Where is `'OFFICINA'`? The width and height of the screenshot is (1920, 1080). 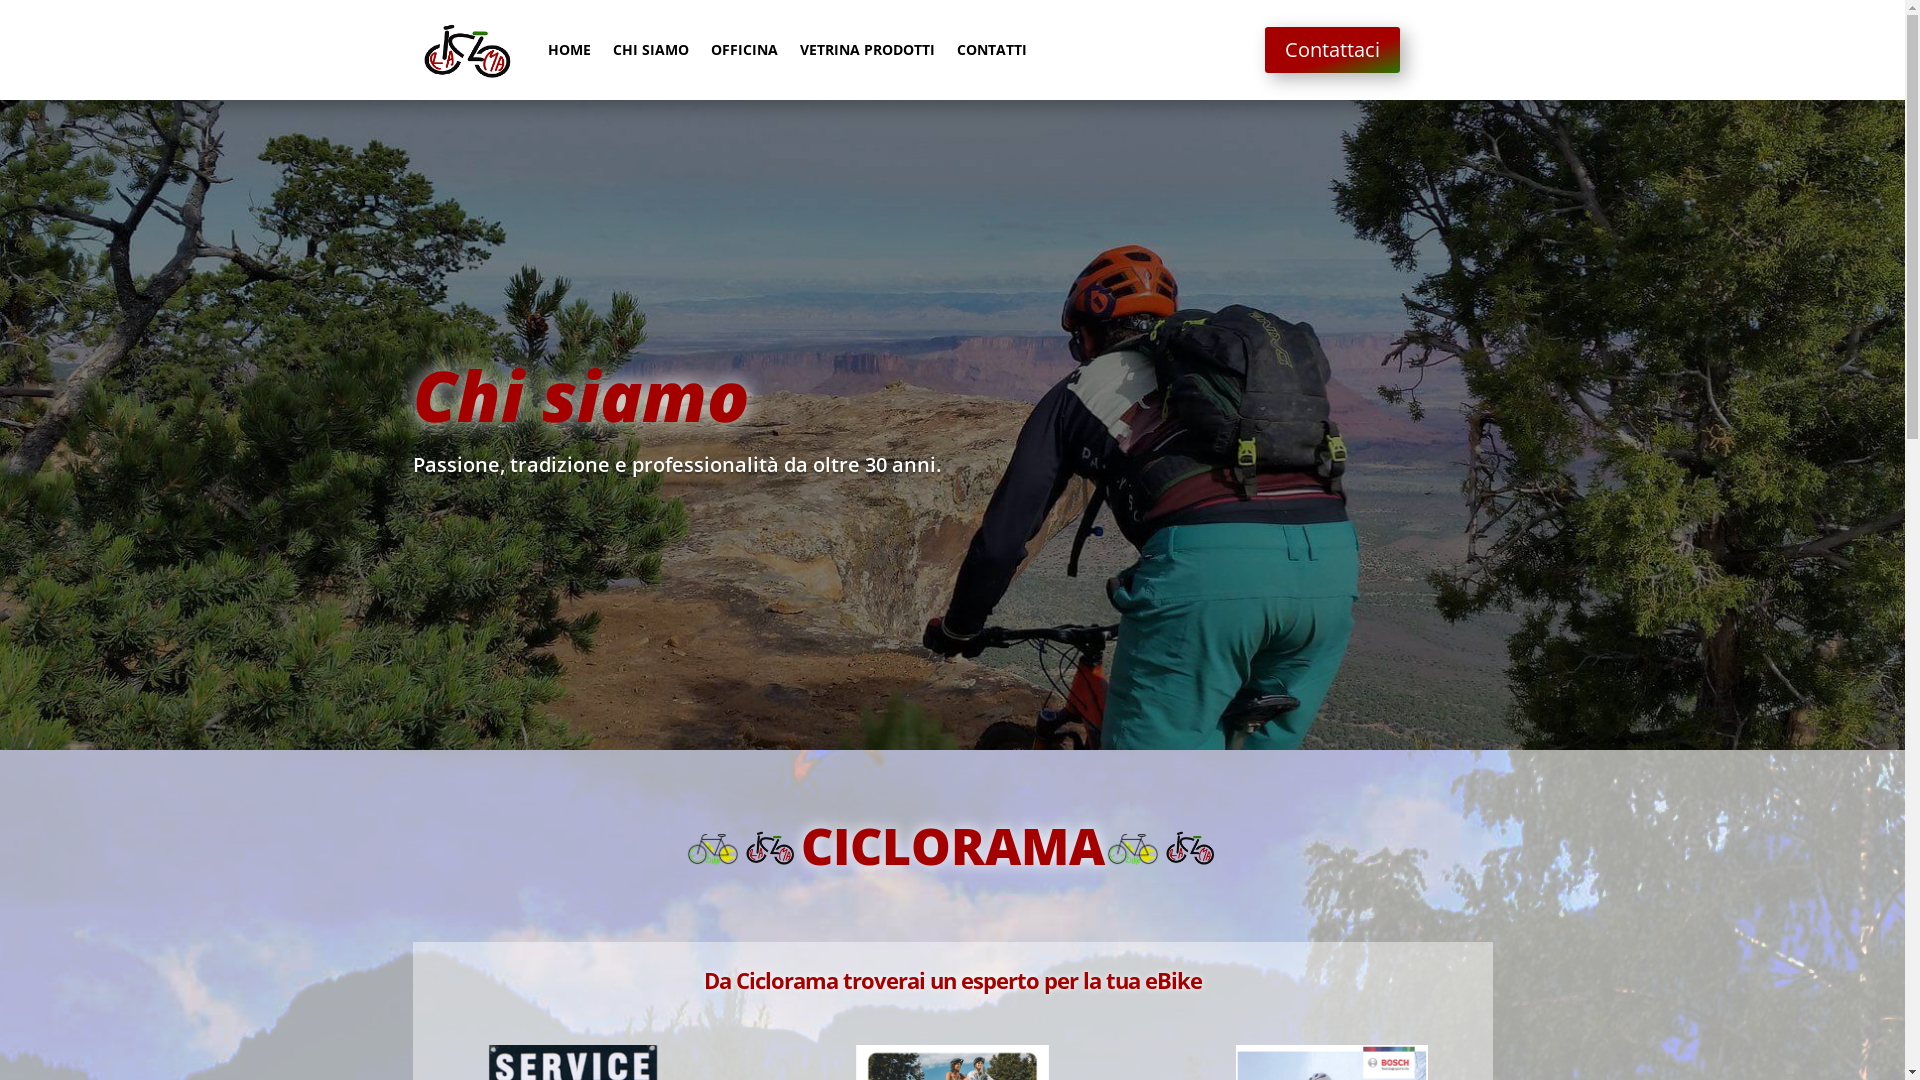
'OFFICINA' is located at coordinates (742, 49).